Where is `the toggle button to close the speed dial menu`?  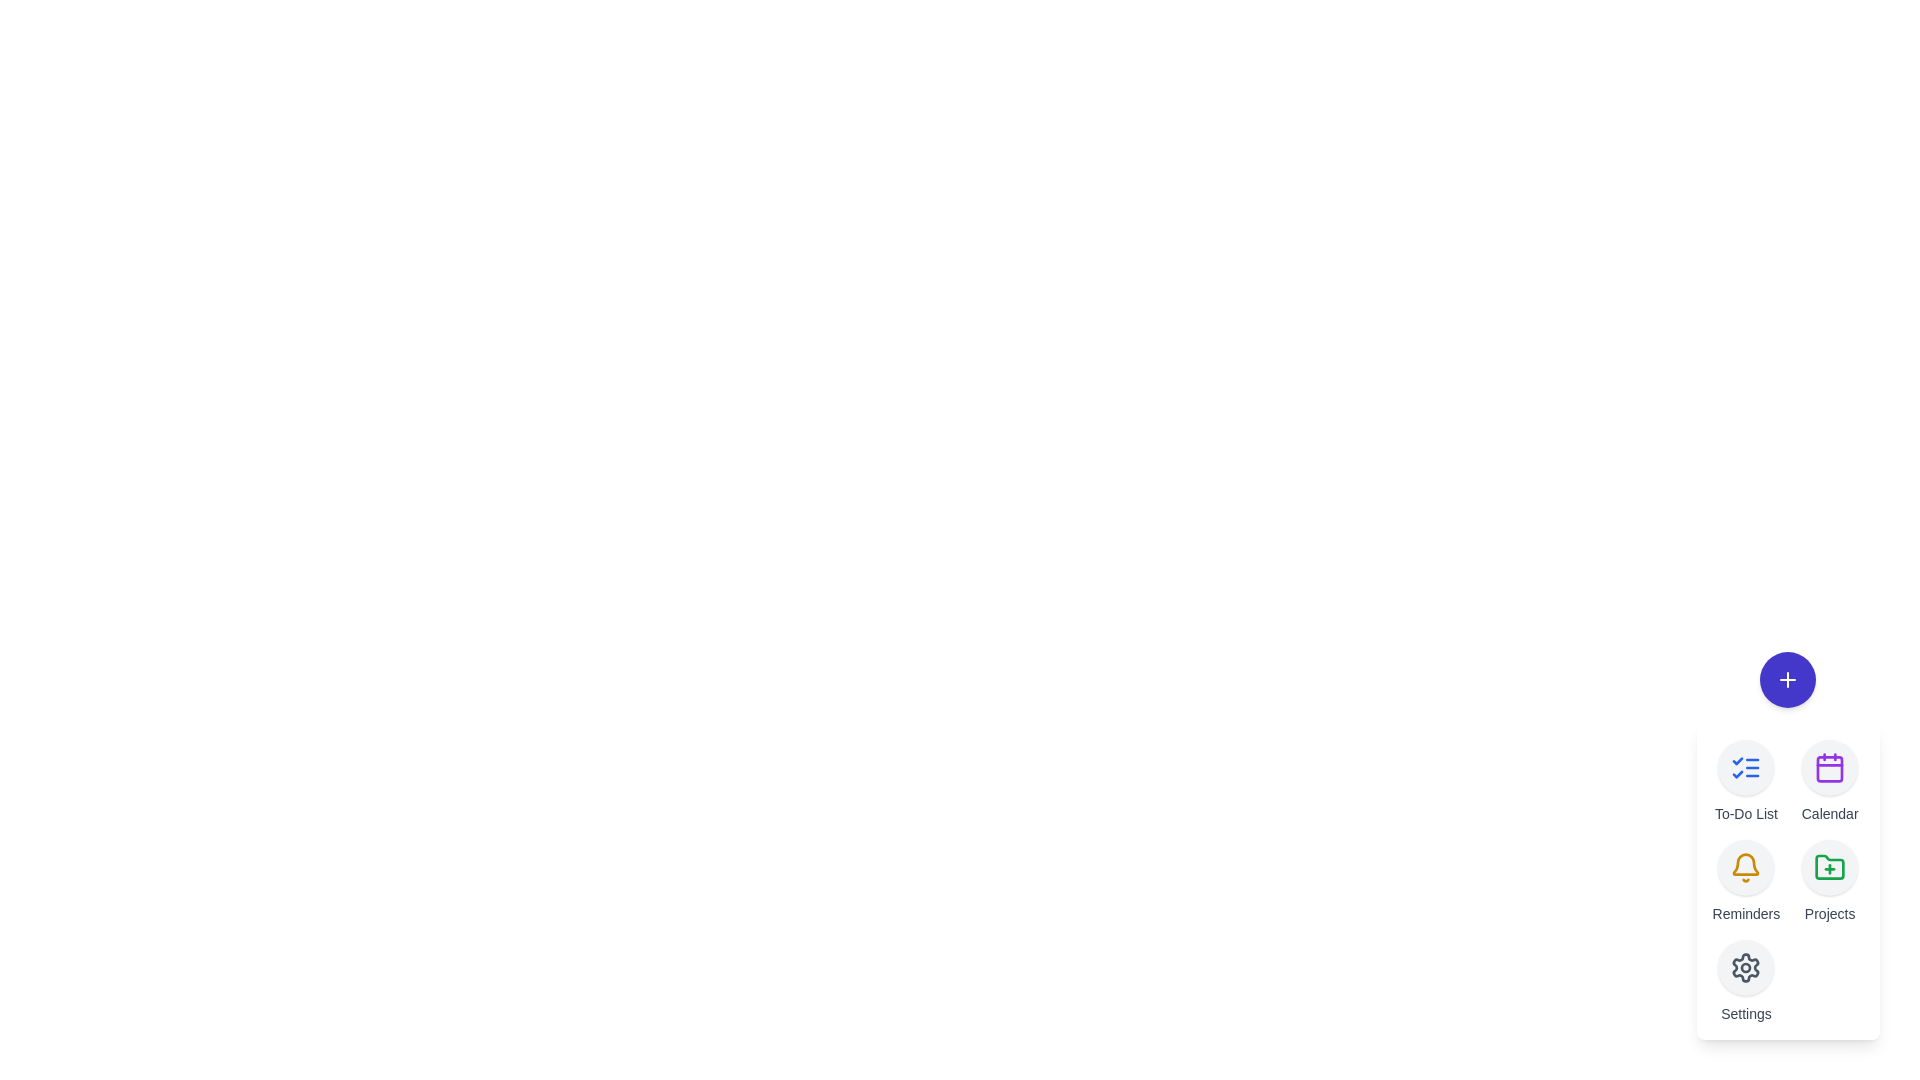
the toggle button to close the speed dial menu is located at coordinates (1788, 678).